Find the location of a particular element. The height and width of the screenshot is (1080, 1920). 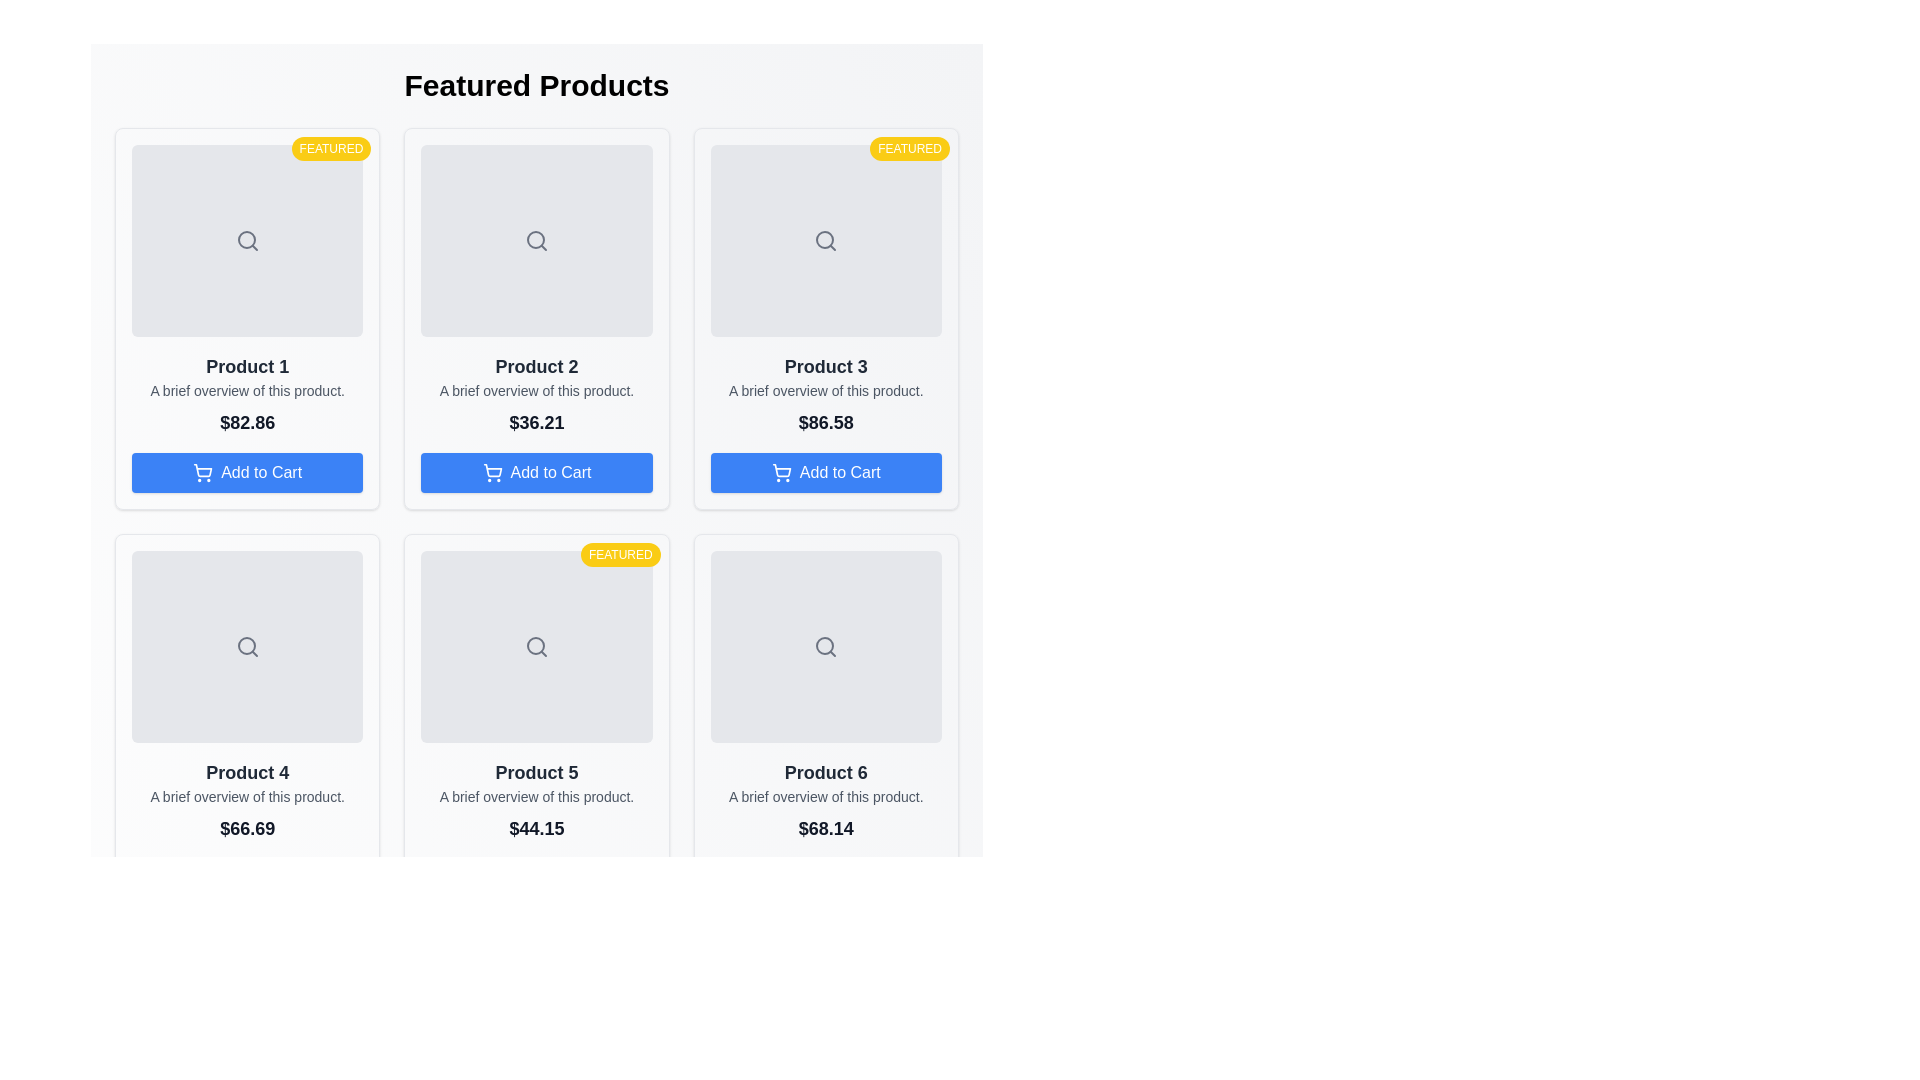

the price label of 'Product 5', which is styled in bold, large black text and located above the 'Add to Cart' button is located at coordinates (537, 829).